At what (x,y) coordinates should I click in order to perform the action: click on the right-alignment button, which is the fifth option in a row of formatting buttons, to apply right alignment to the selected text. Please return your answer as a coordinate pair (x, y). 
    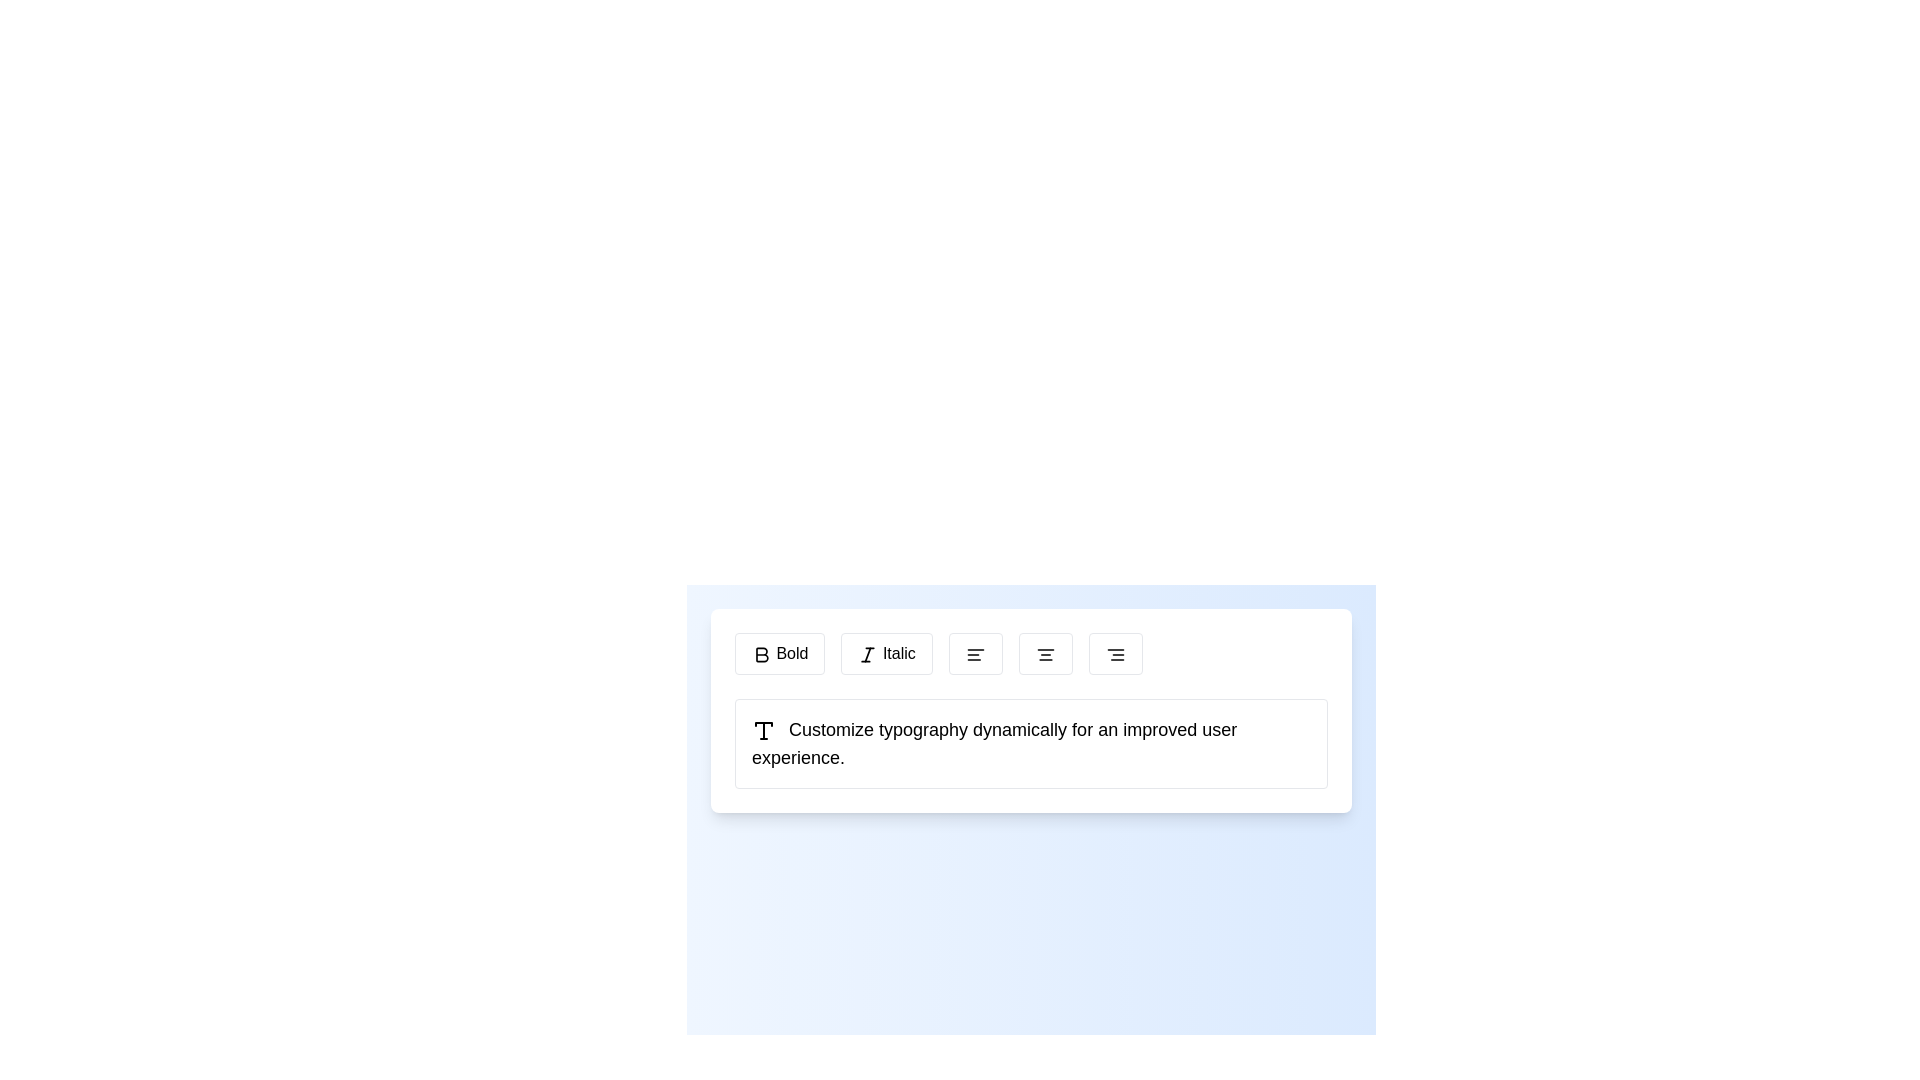
    Looking at the image, I should click on (1114, 654).